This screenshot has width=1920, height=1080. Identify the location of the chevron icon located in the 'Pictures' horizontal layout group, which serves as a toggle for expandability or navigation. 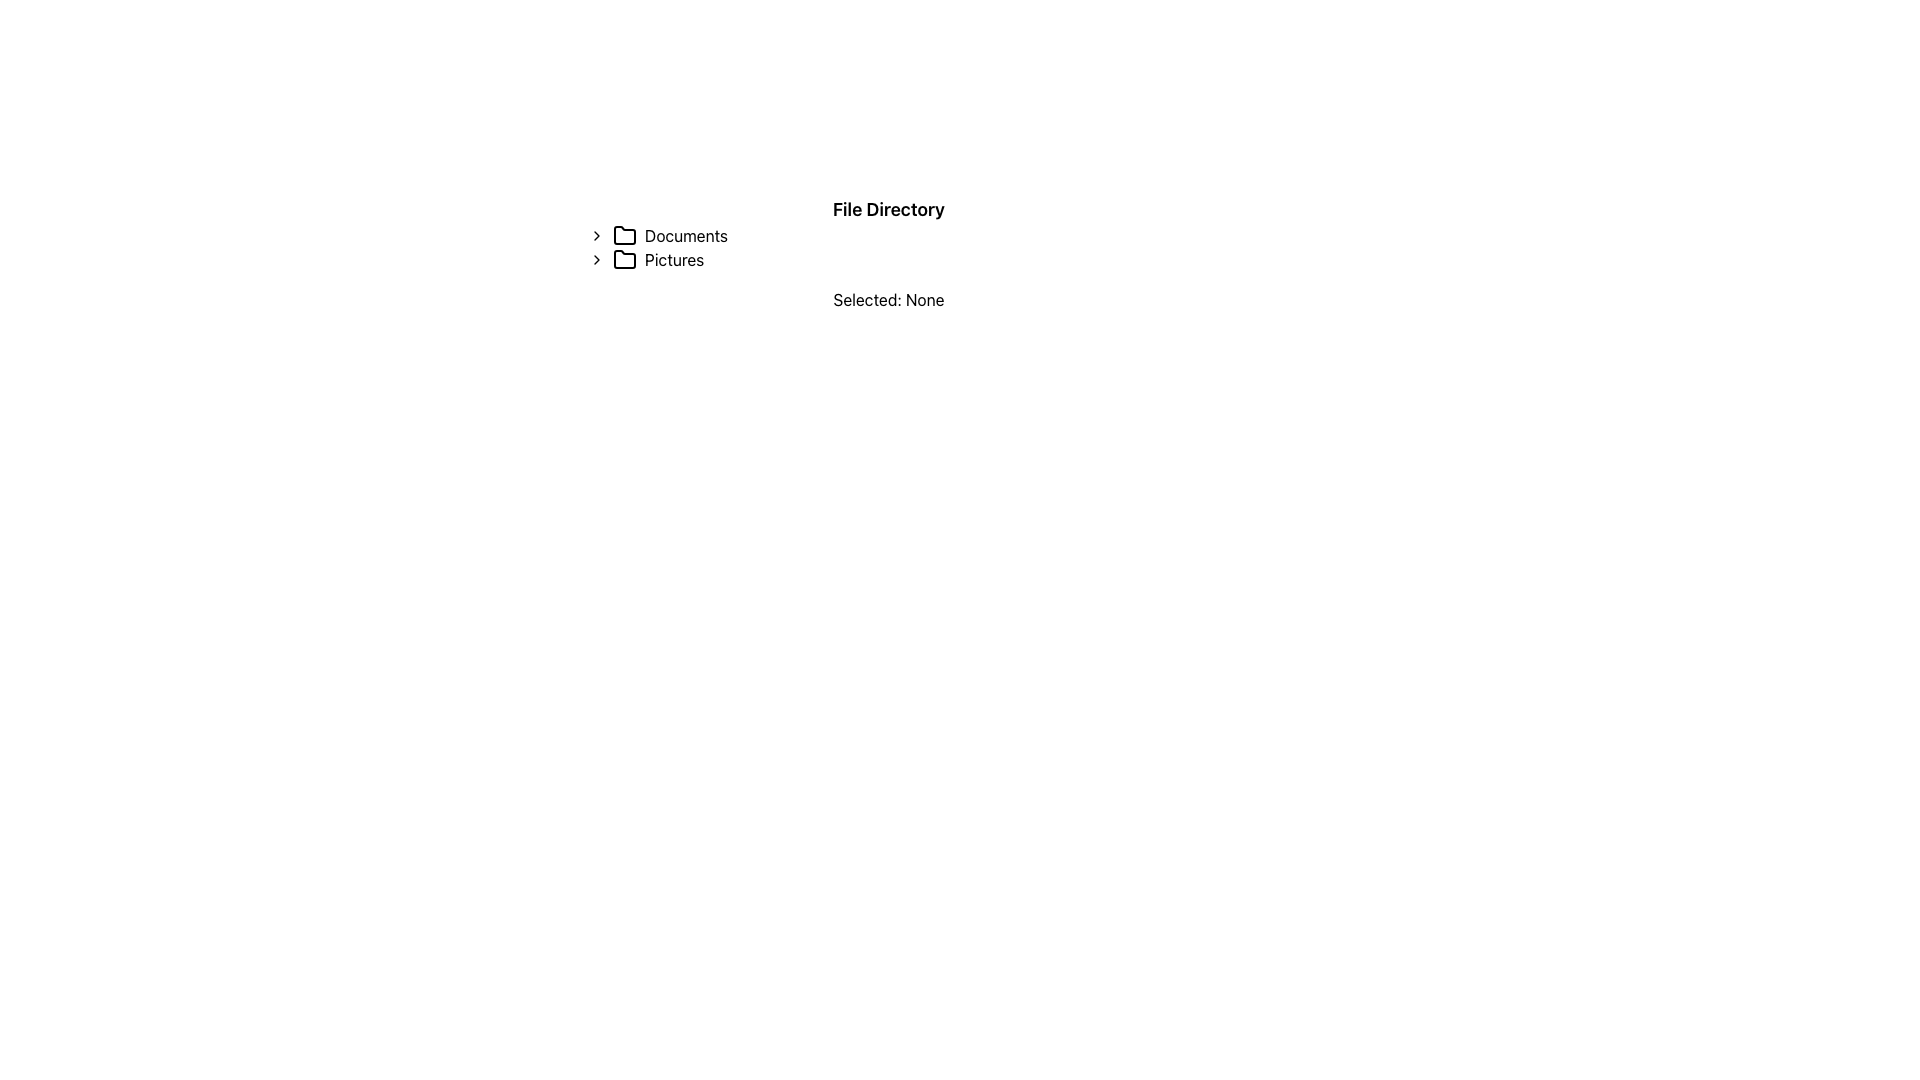
(595, 258).